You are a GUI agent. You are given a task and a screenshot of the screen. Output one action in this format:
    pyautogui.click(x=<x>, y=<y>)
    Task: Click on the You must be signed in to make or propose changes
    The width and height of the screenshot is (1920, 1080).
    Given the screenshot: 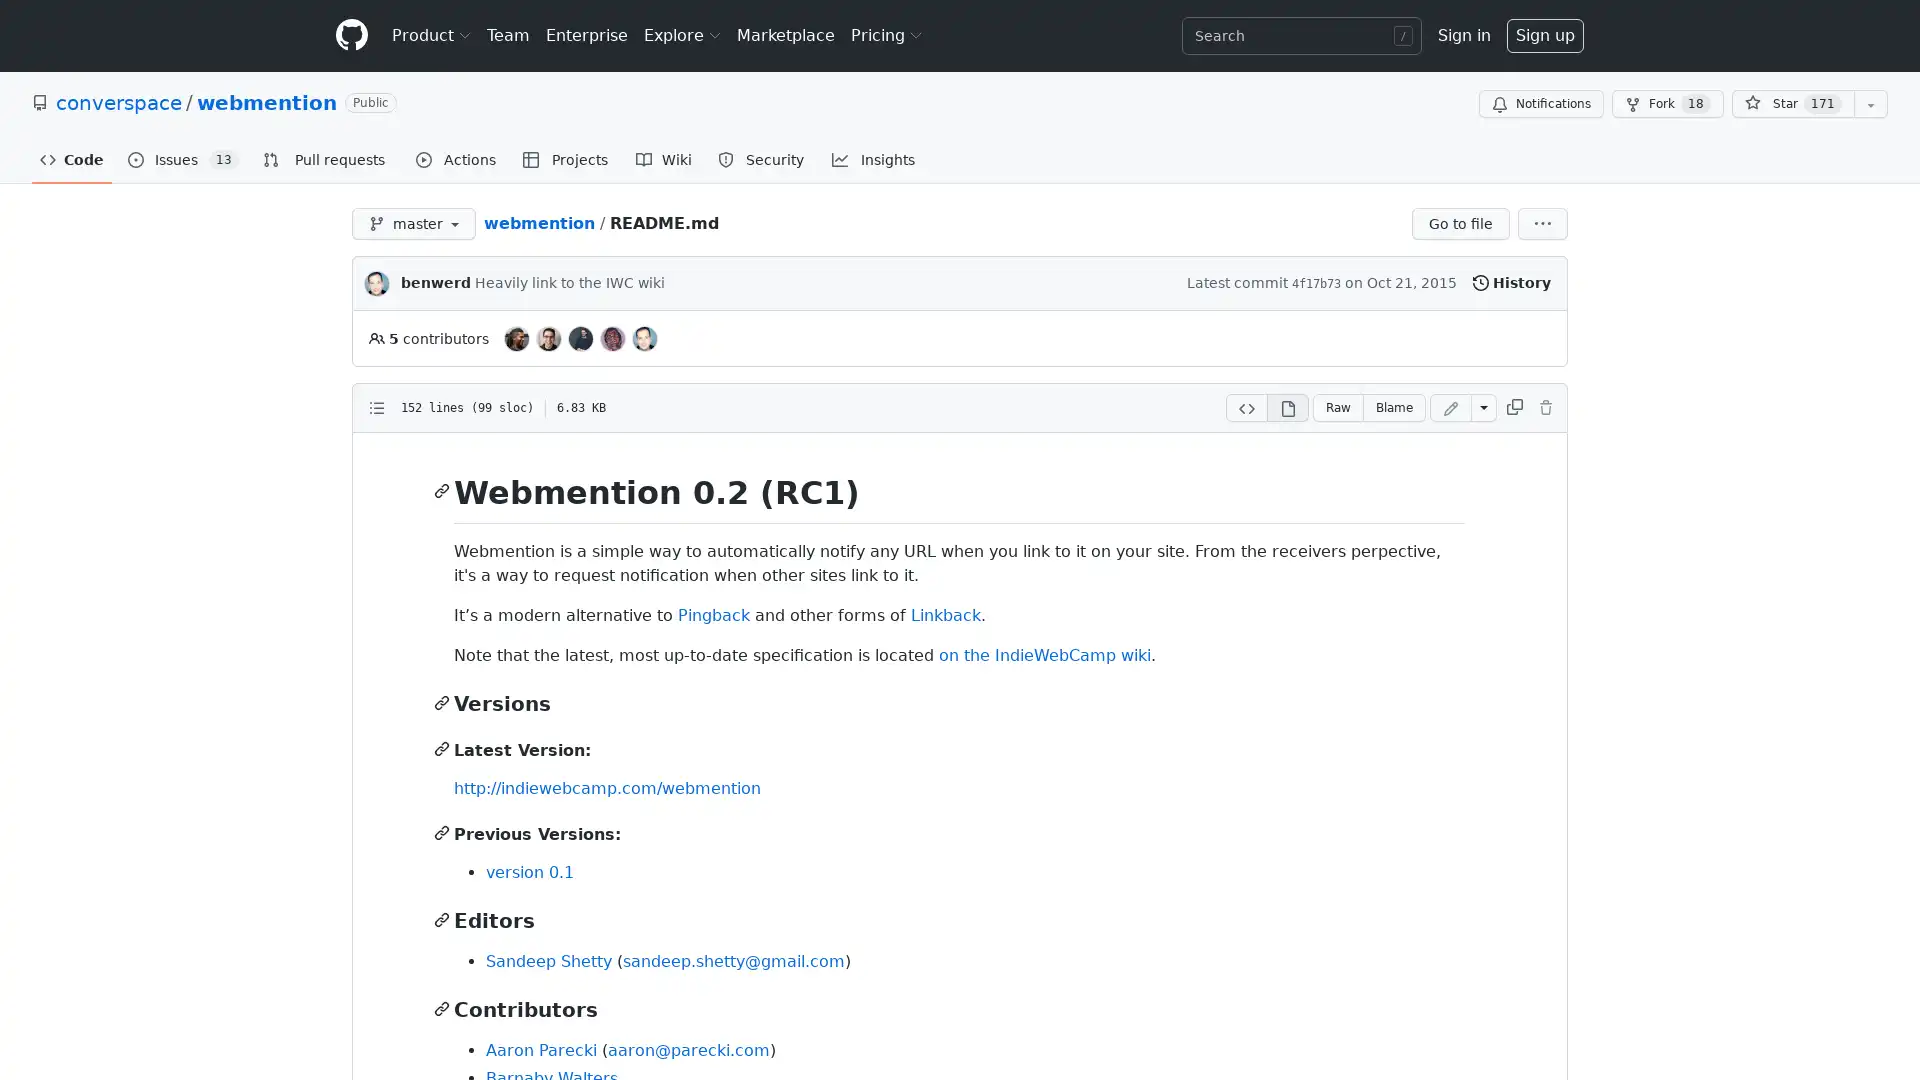 What is the action you would take?
    pyautogui.click(x=1450, y=407)
    